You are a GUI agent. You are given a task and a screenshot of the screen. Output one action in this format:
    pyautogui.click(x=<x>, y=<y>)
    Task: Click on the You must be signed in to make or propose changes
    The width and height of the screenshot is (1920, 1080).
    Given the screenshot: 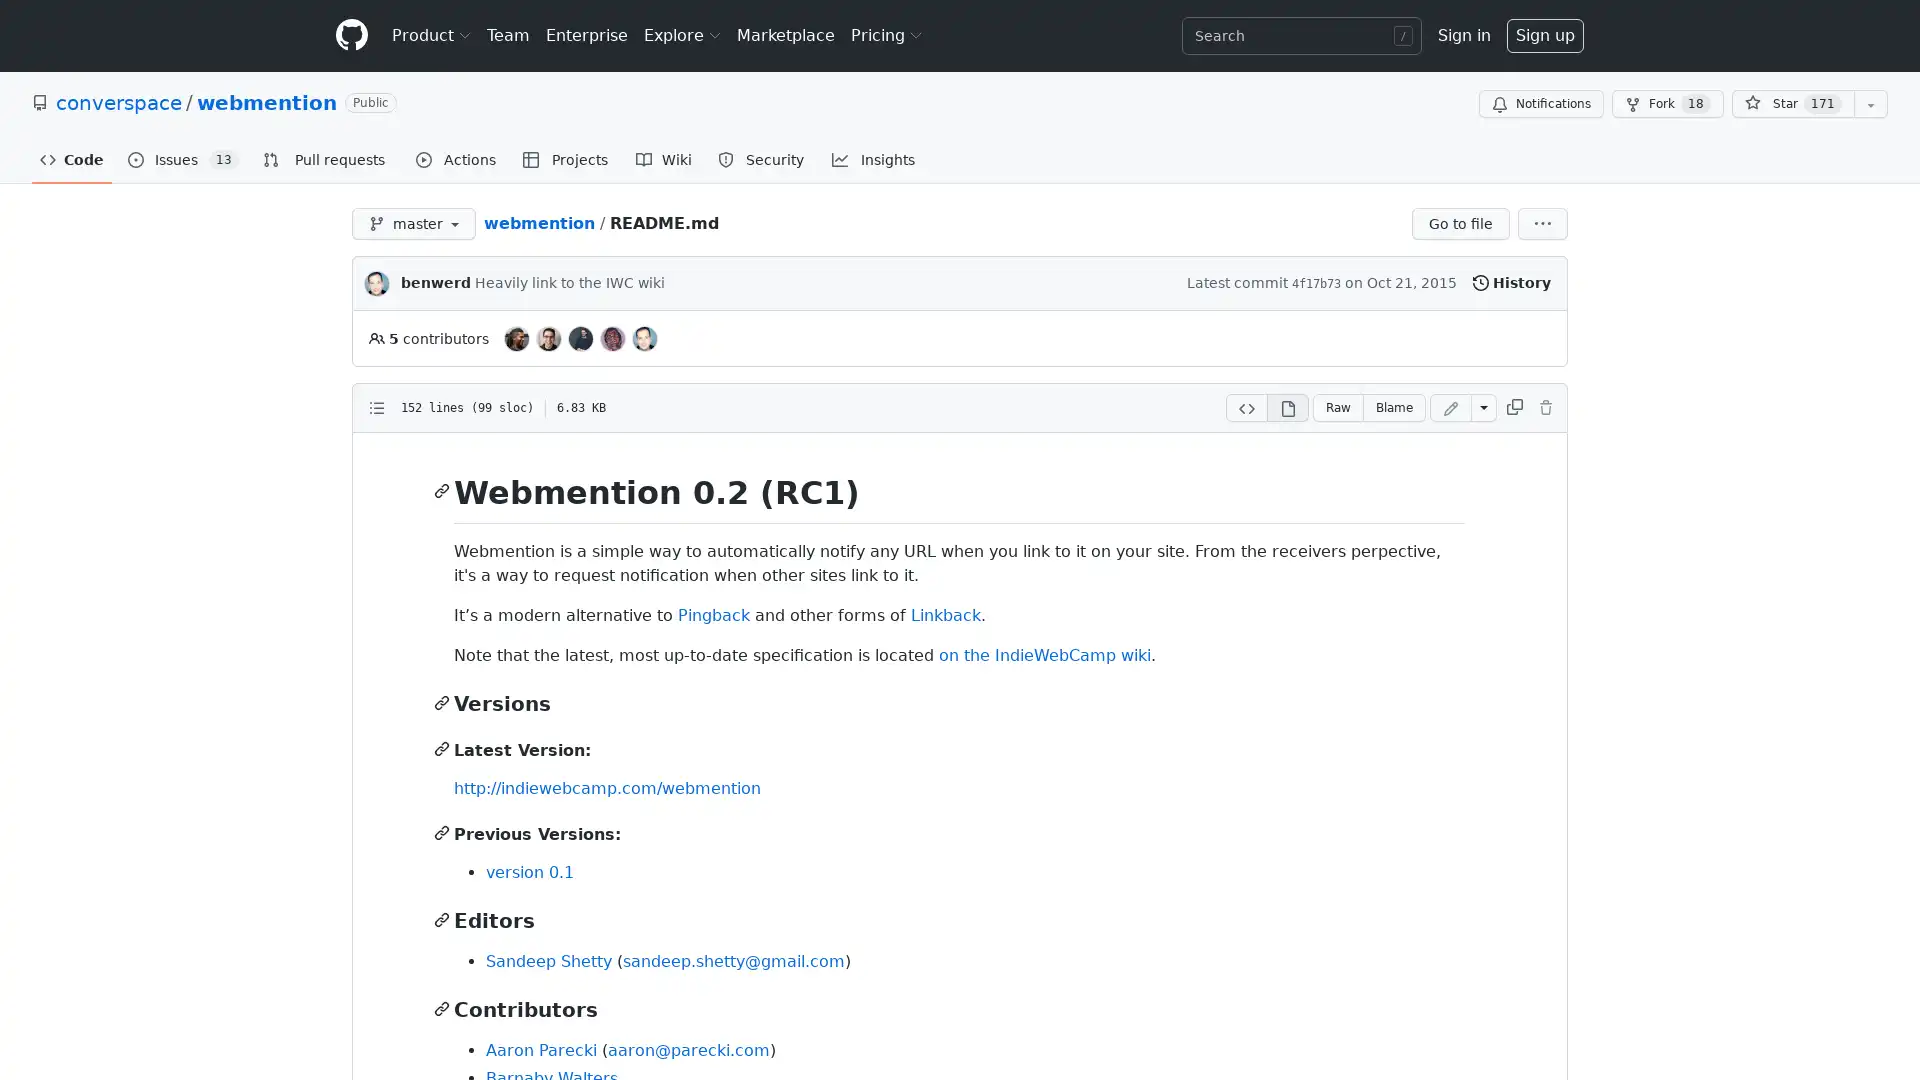 What is the action you would take?
    pyautogui.click(x=1450, y=407)
    